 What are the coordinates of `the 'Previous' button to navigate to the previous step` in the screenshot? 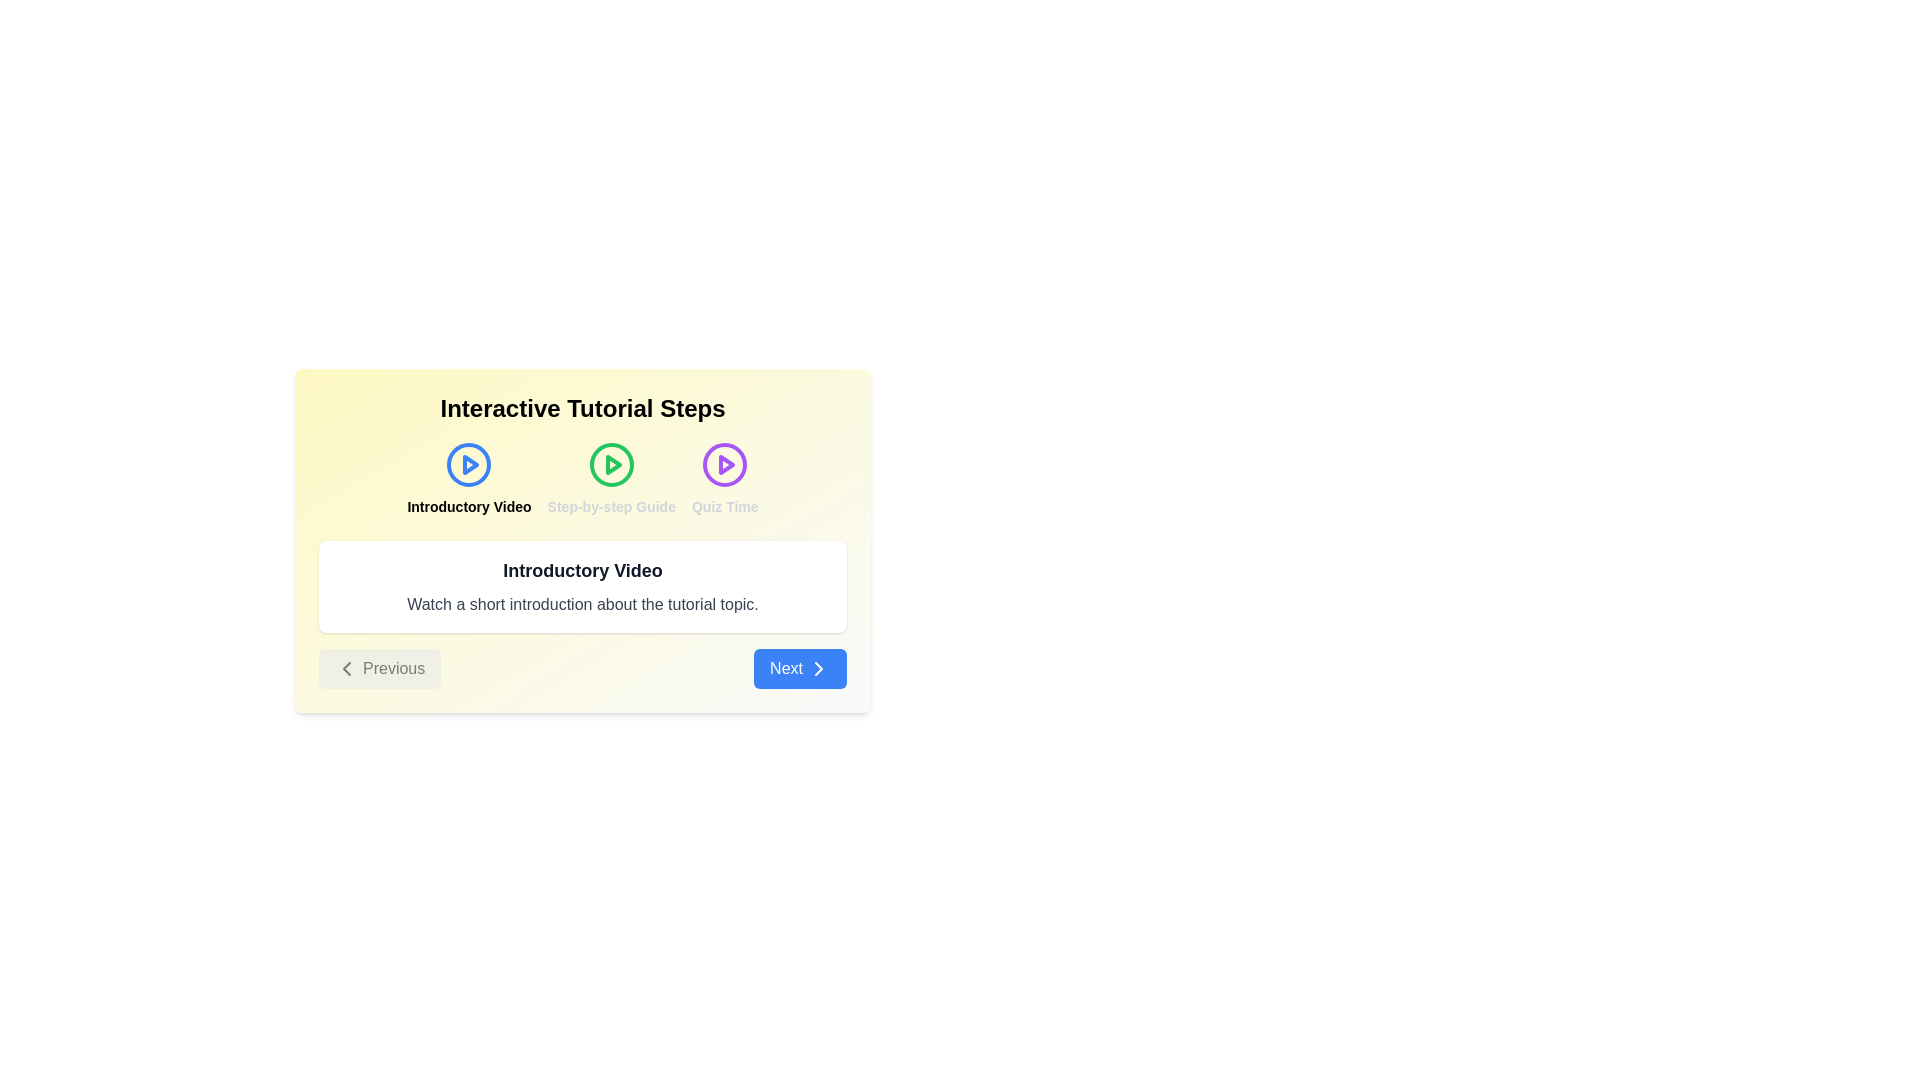 It's located at (379, 668).